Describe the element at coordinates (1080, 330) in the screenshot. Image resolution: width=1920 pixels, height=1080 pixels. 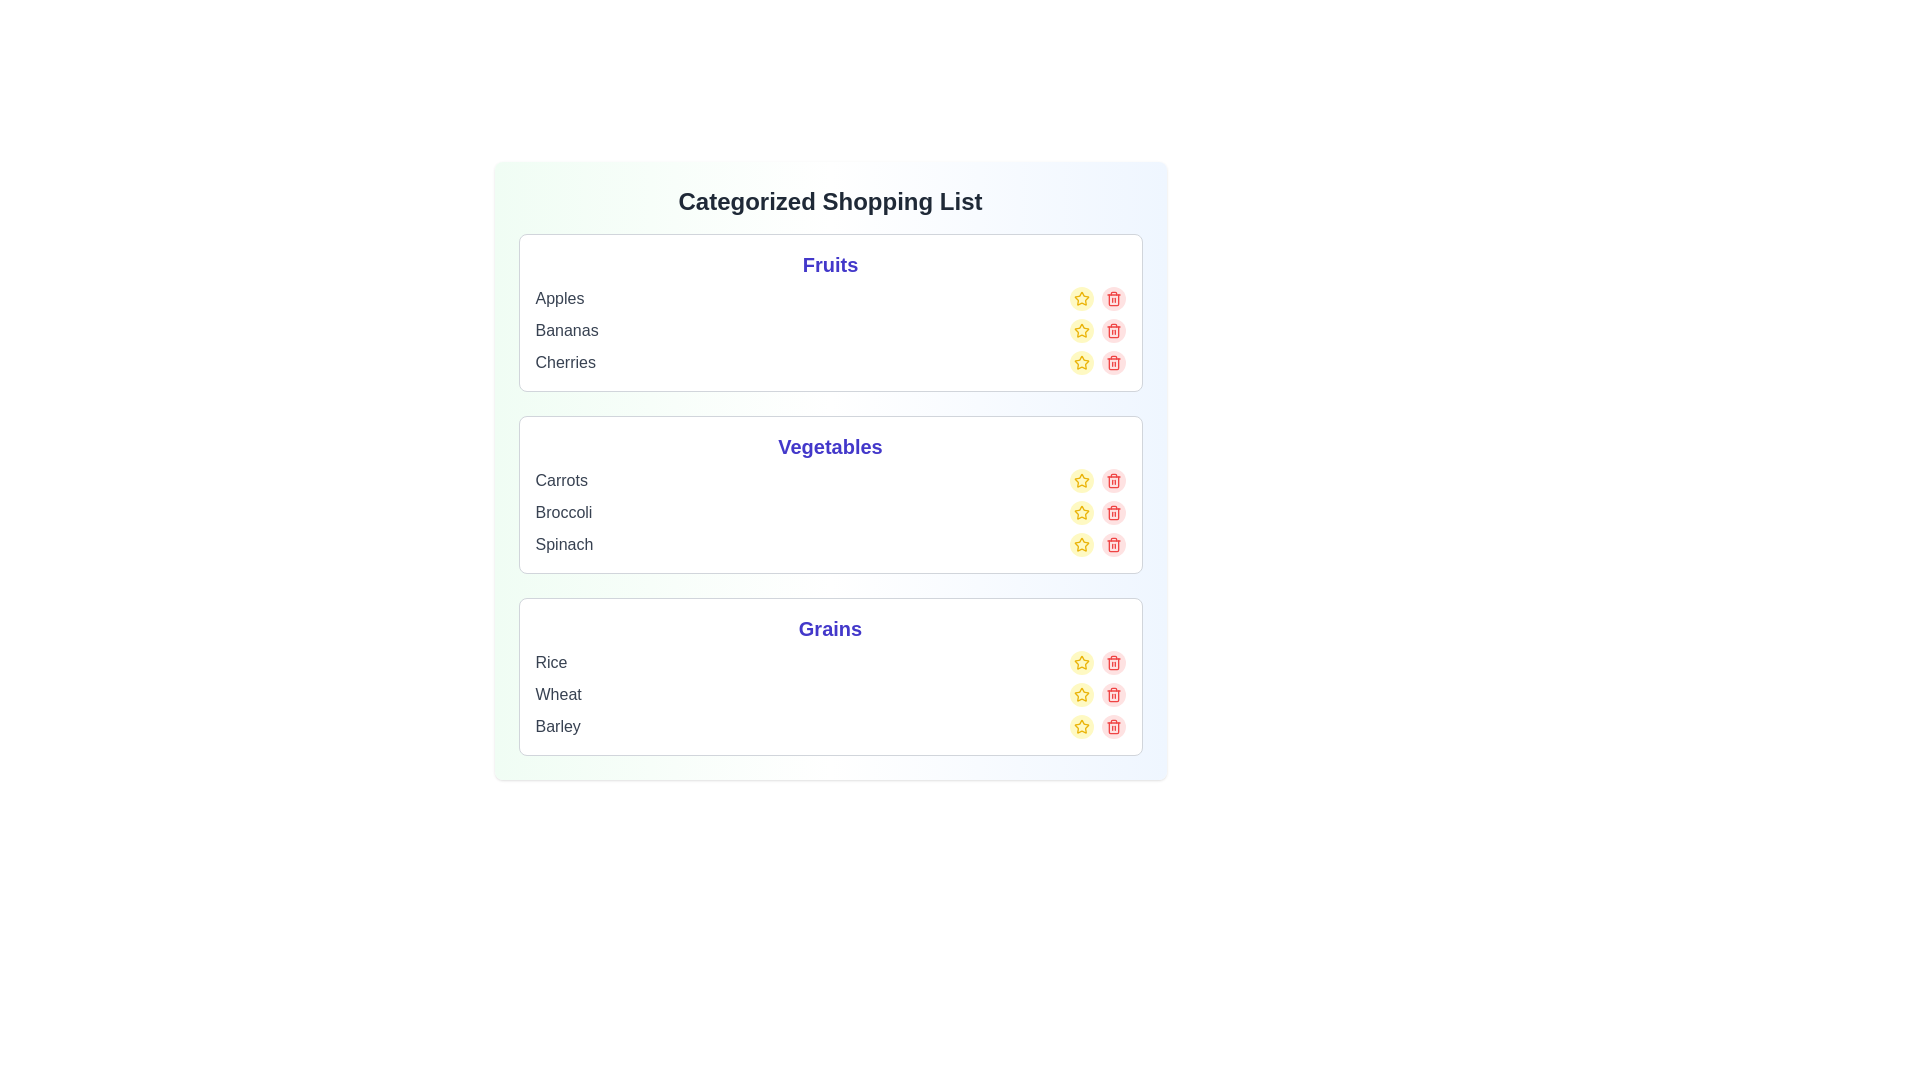
I see `the star icon of the item Bananas to mark it as favorite` at that location.